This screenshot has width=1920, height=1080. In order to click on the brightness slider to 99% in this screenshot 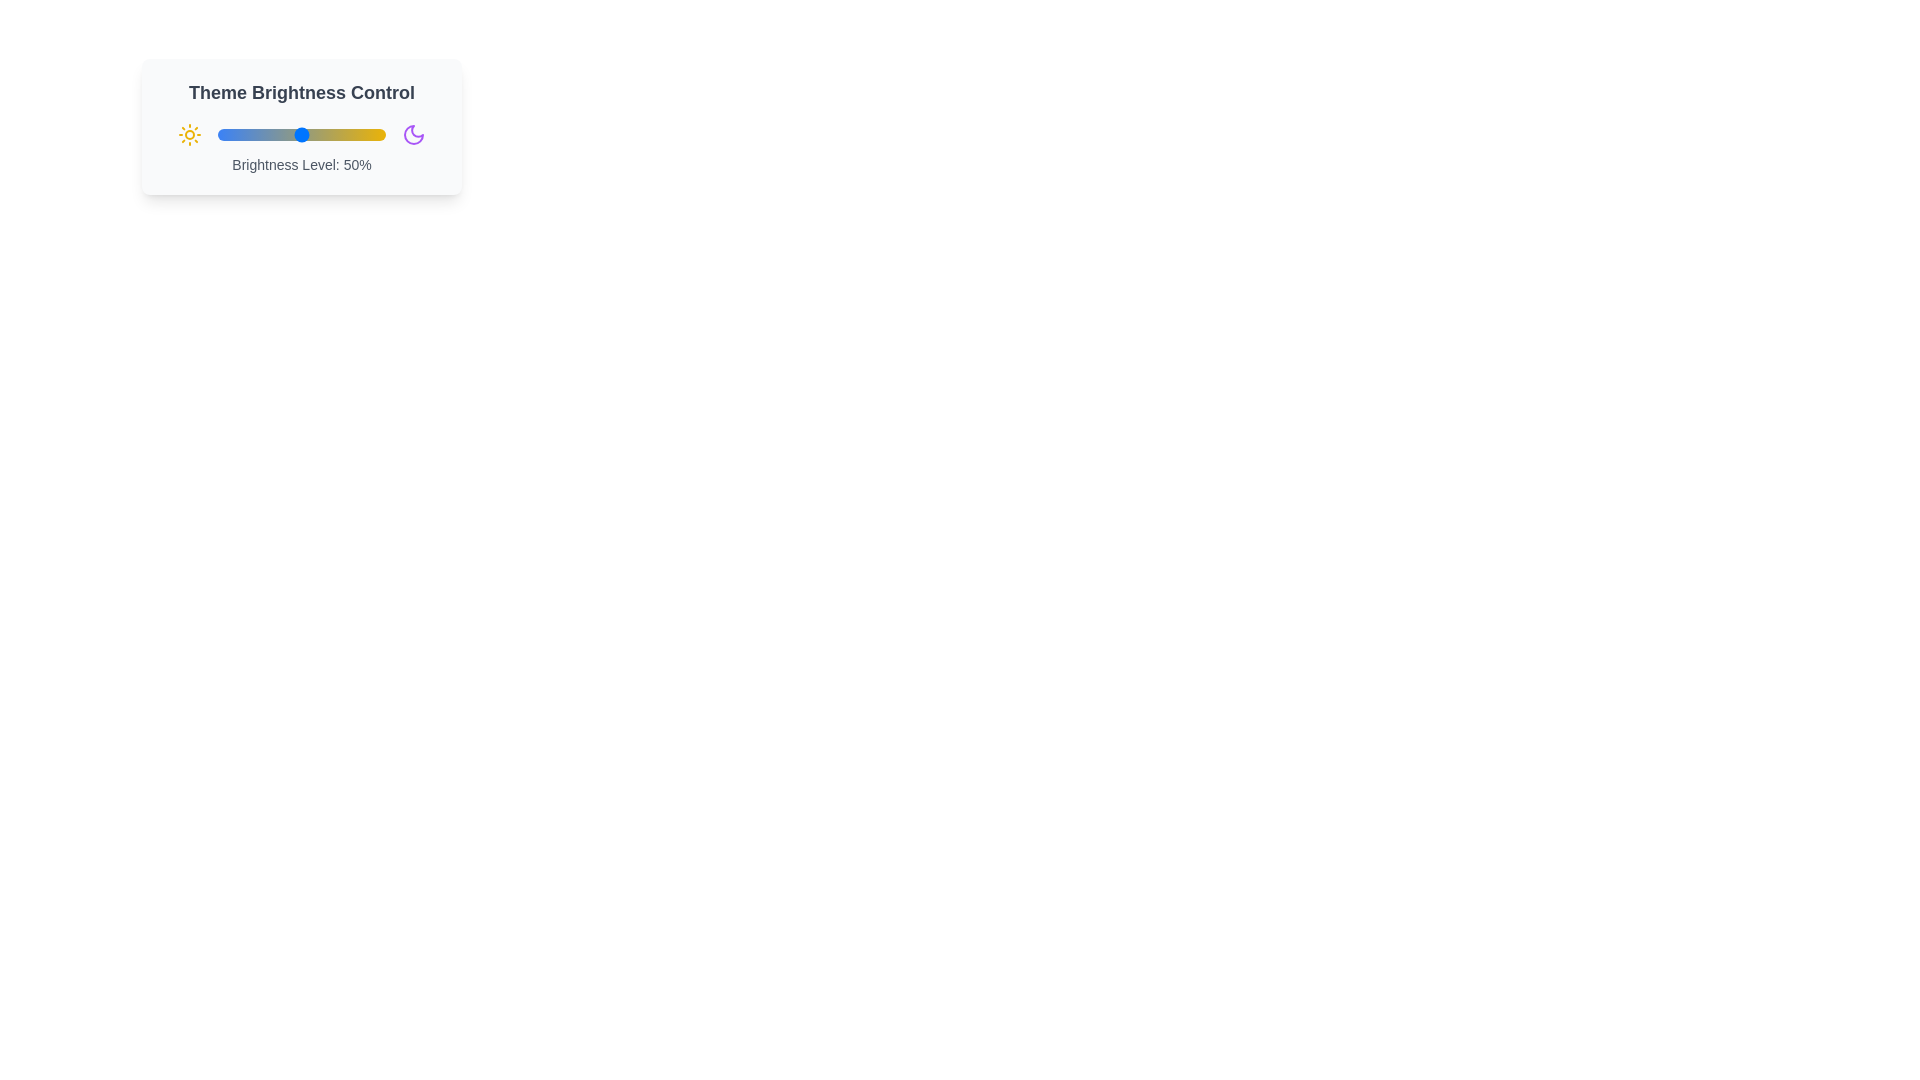, I will do `click(384, 135)`.